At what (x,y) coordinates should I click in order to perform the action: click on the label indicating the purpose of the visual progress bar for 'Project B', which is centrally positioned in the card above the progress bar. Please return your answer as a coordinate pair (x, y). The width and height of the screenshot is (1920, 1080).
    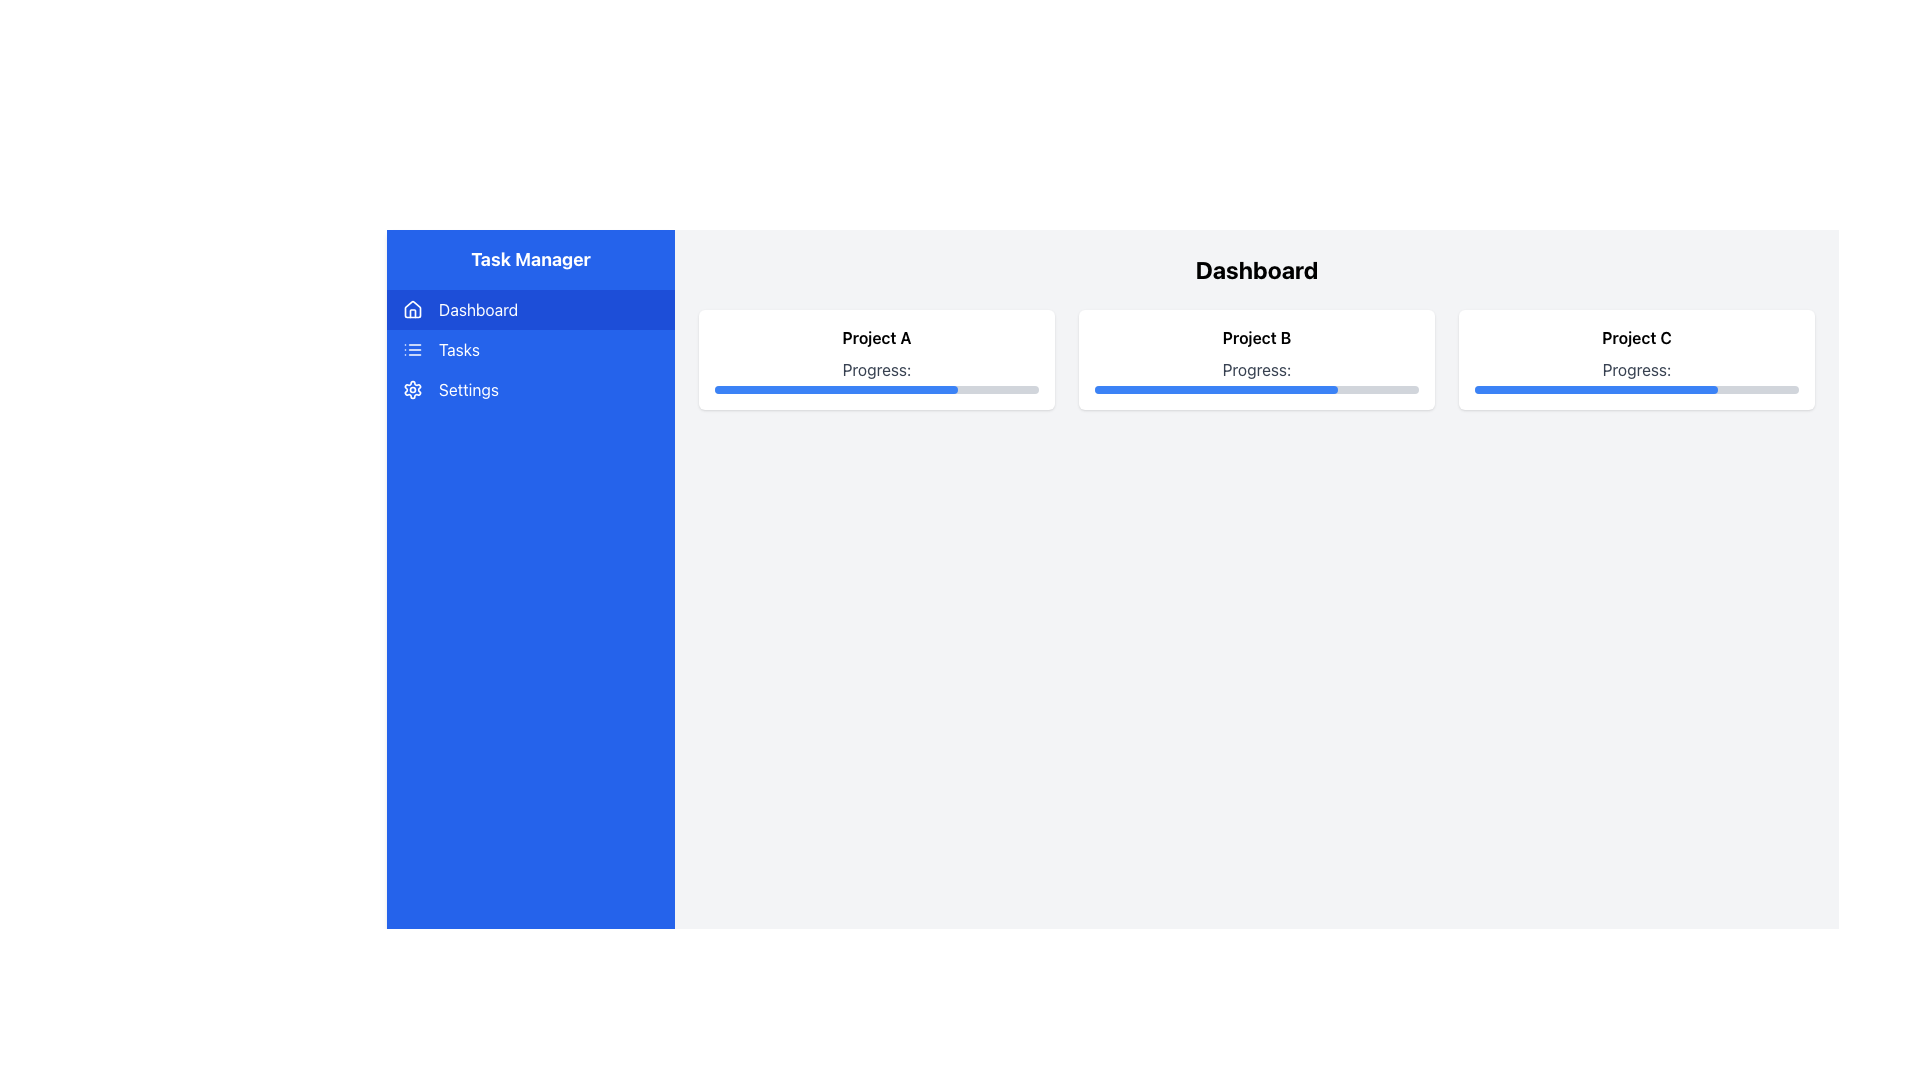
    Looking at the image, I should click on (1256, 375).